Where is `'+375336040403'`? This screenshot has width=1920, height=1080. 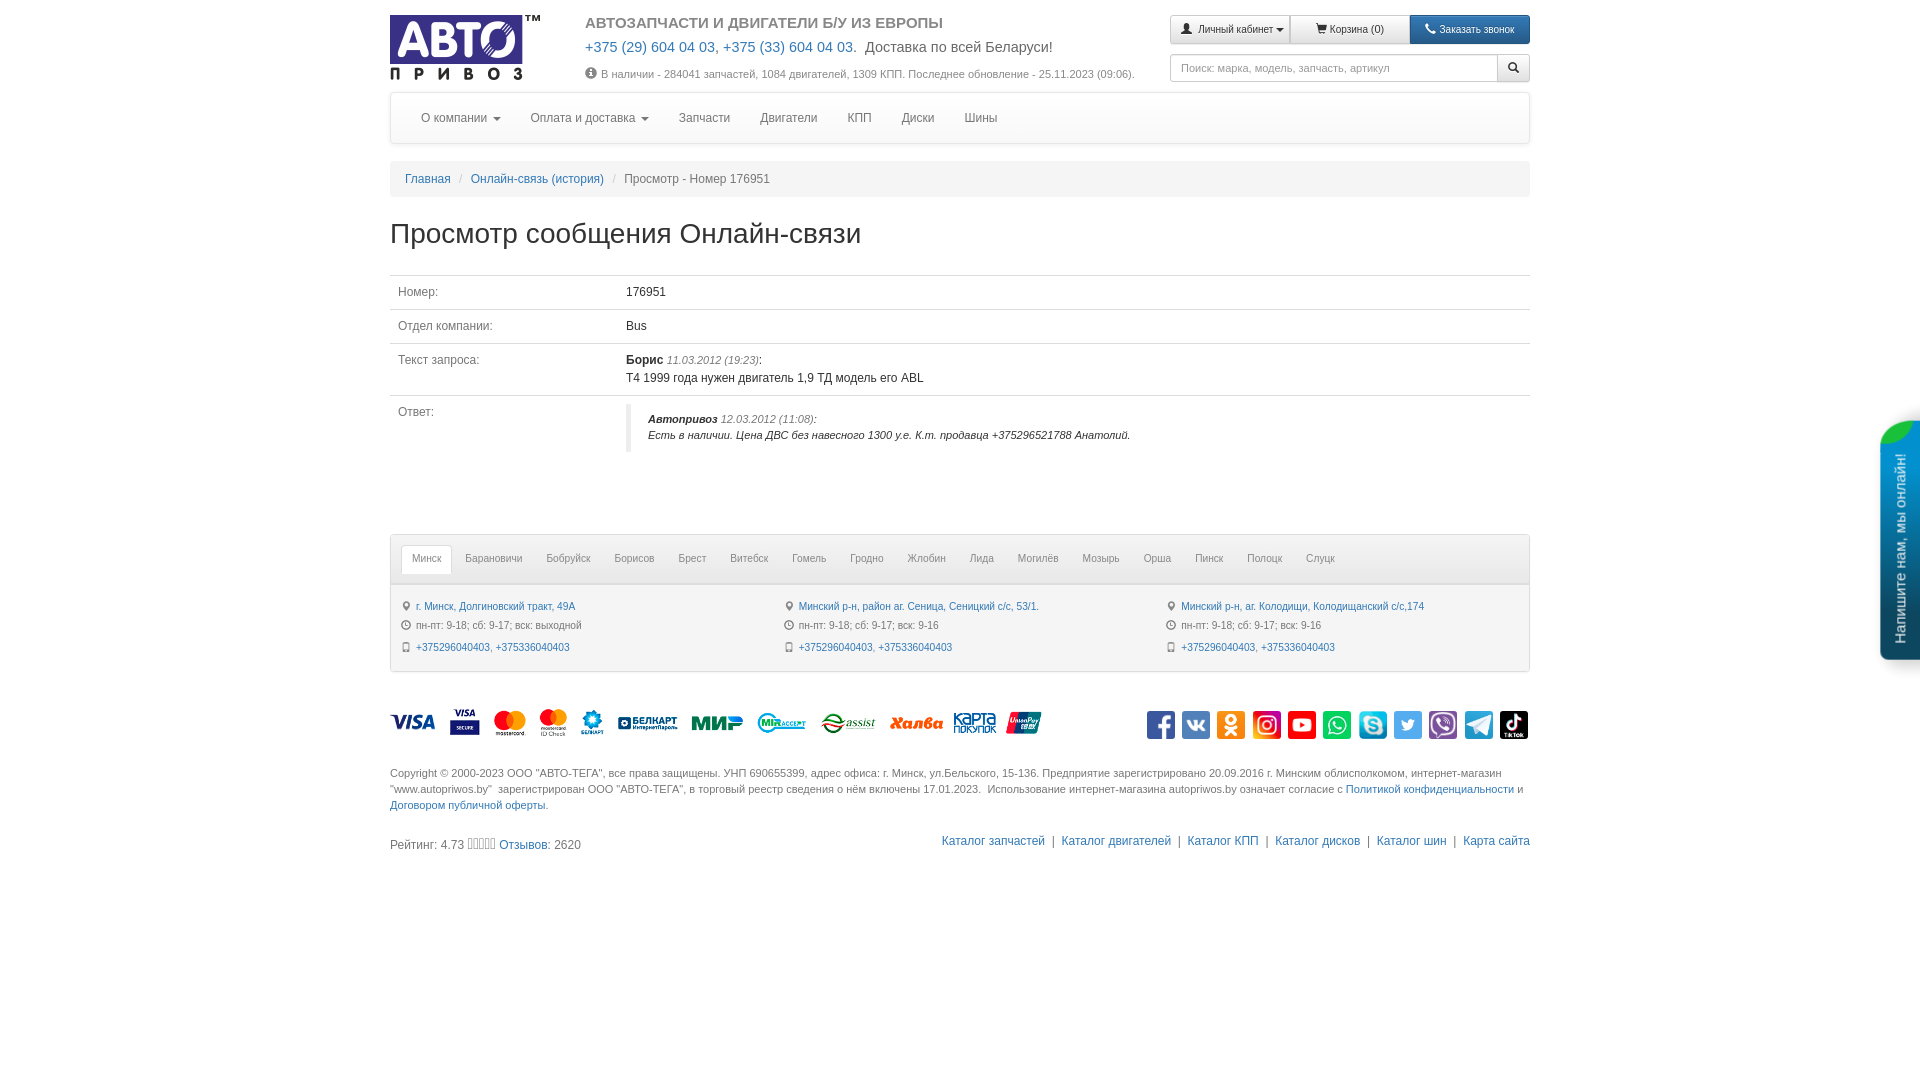
'+375336040403' is located at coordinates (878, 647).